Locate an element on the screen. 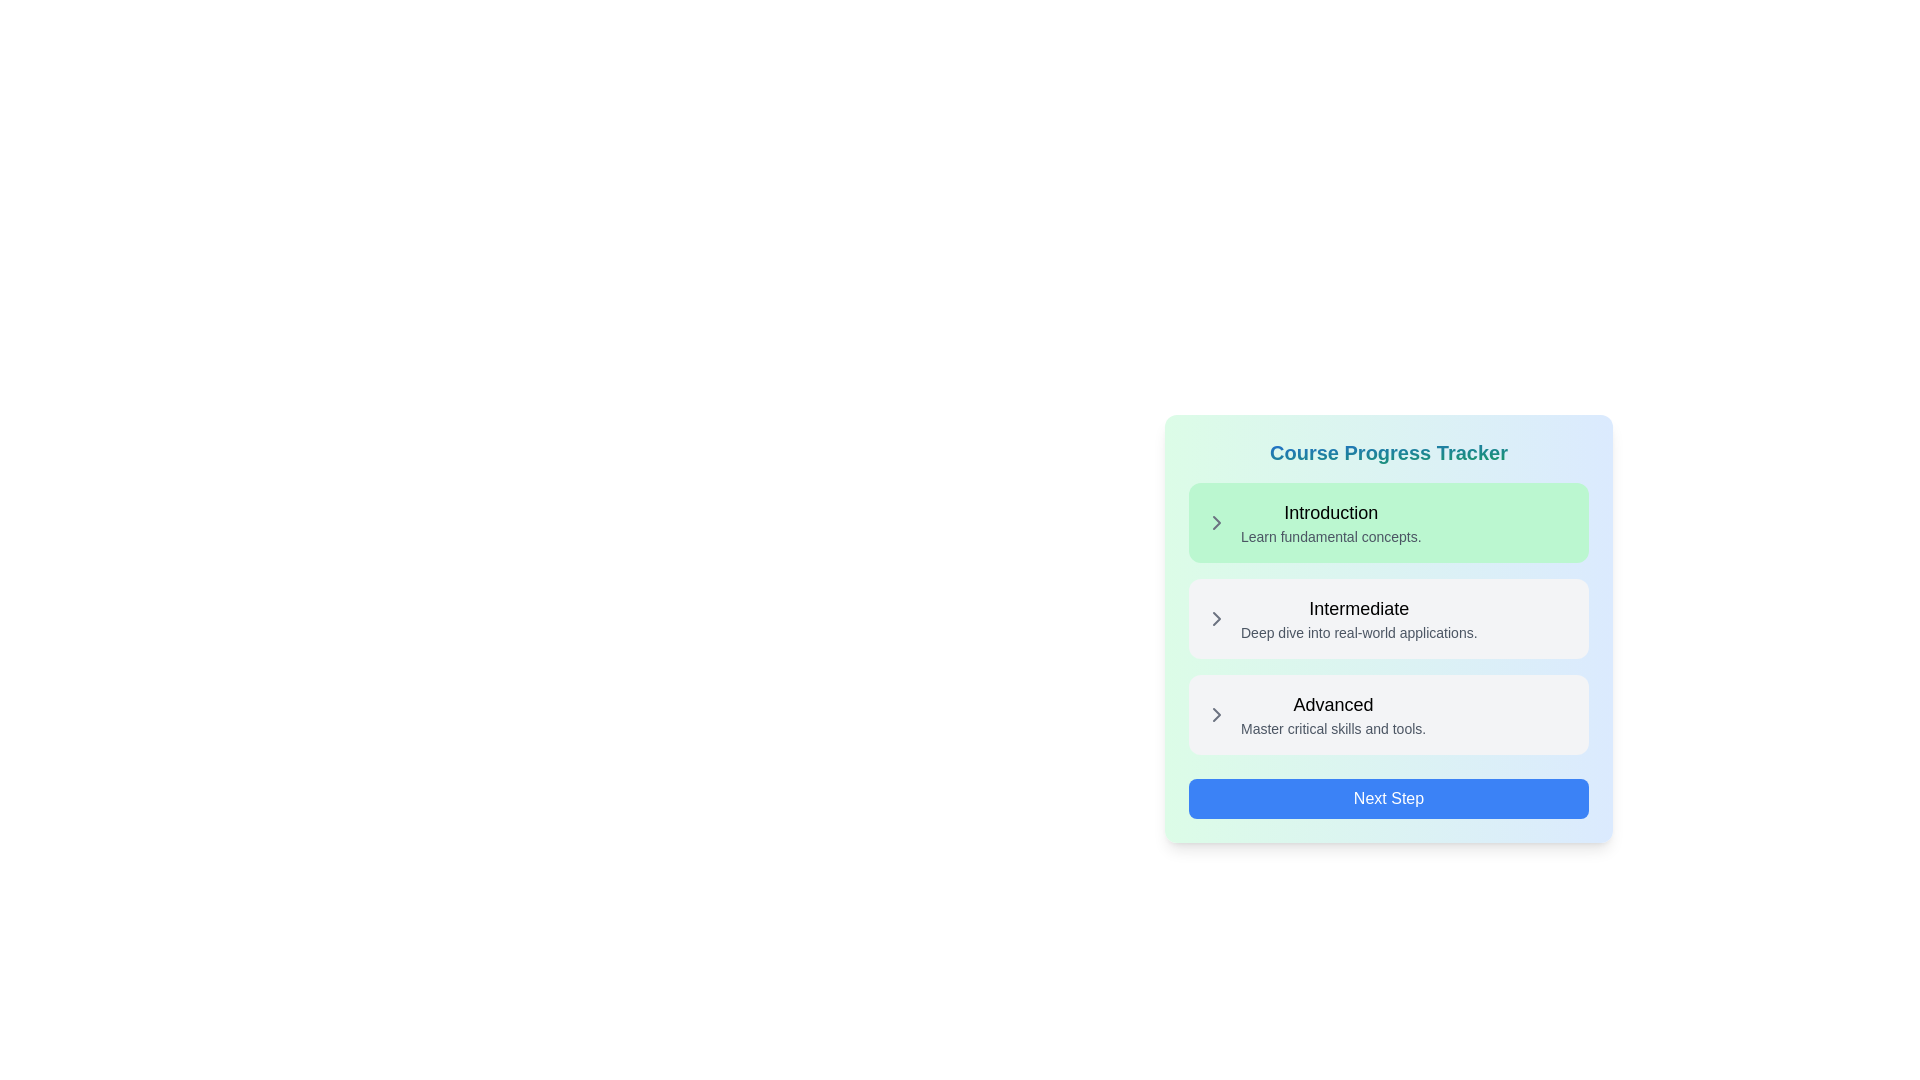 The width and height of the screenshot is (1920, 1080). text 'Deep dive into real-world applications.' located in the 'Intermediate' section of the 'Course Progress Tracker' widget, positioned below the main title 'Intermediate' is located at coordinates (1359, 632).